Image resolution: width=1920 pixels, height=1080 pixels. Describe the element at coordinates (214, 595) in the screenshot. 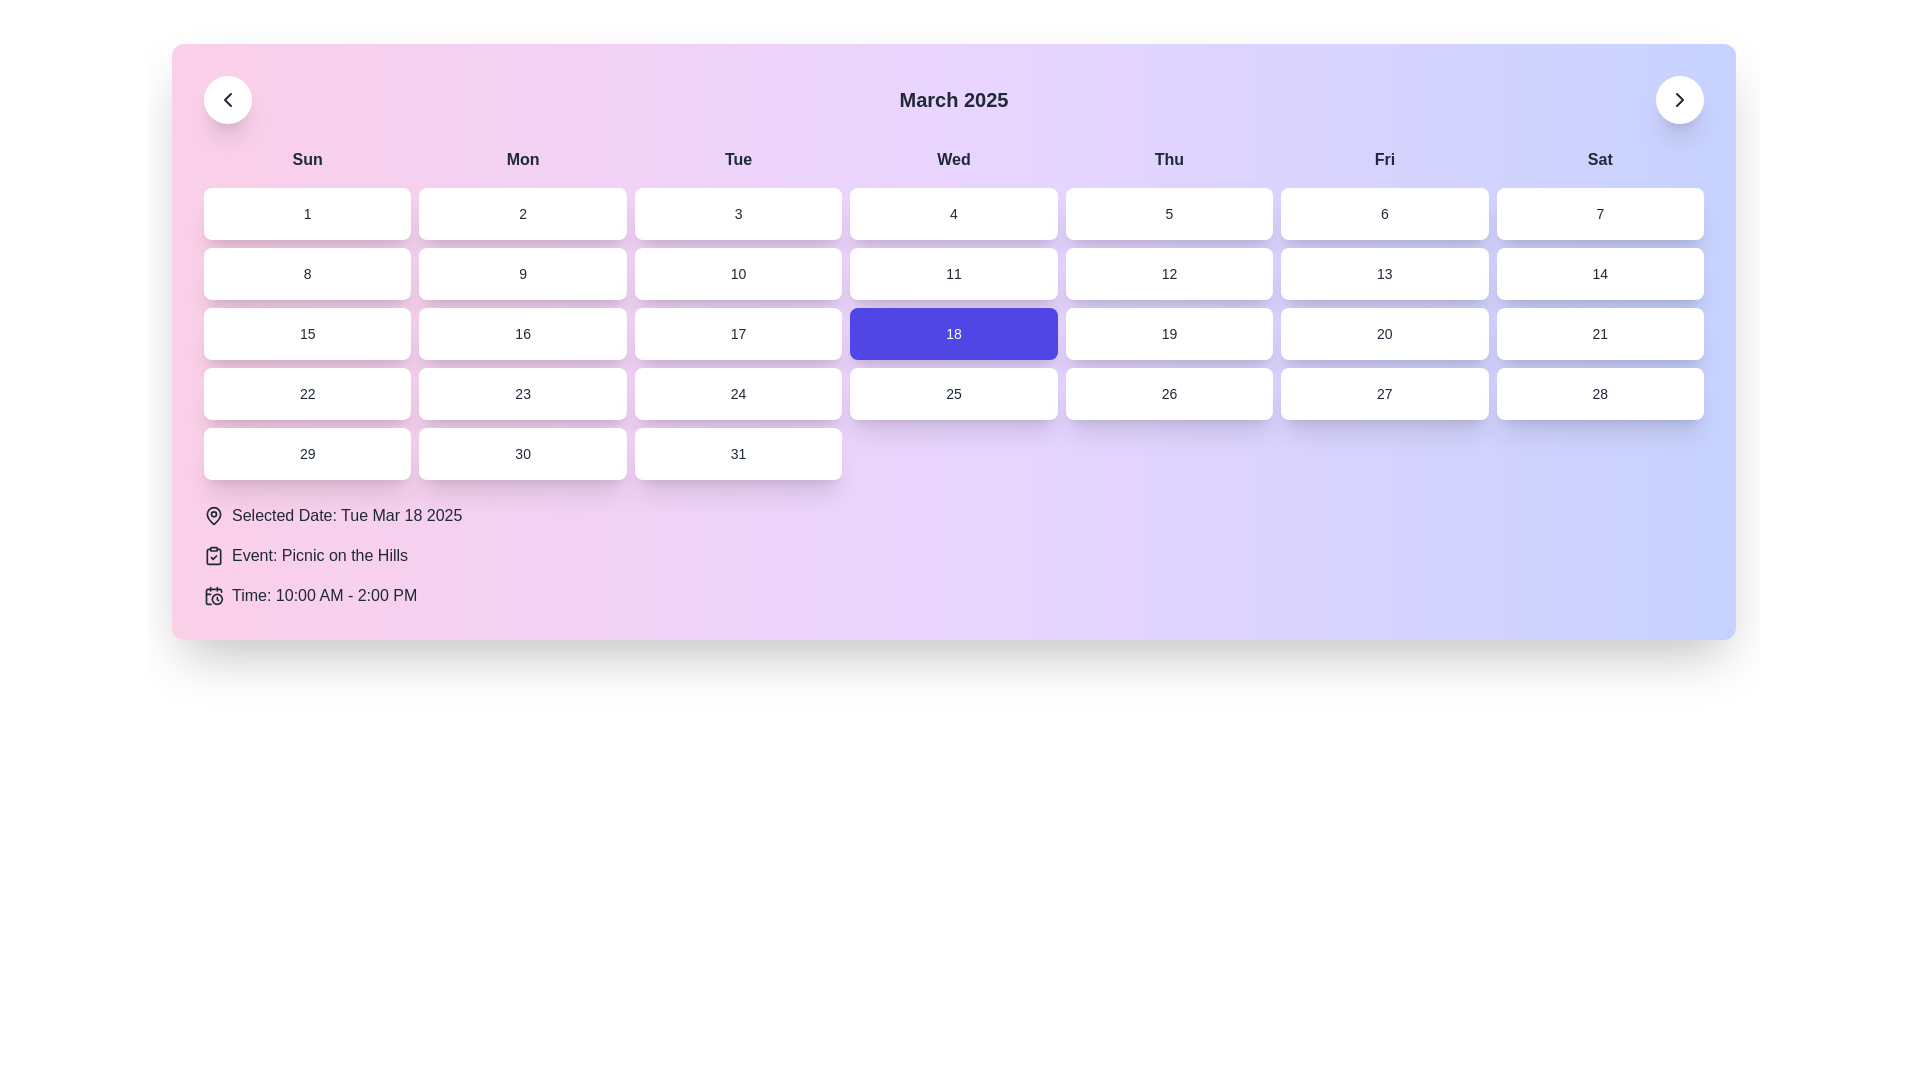

I see `the time information icon located directly before the text 'Time: 10:00 AM - 2:00 PM'` at that location.